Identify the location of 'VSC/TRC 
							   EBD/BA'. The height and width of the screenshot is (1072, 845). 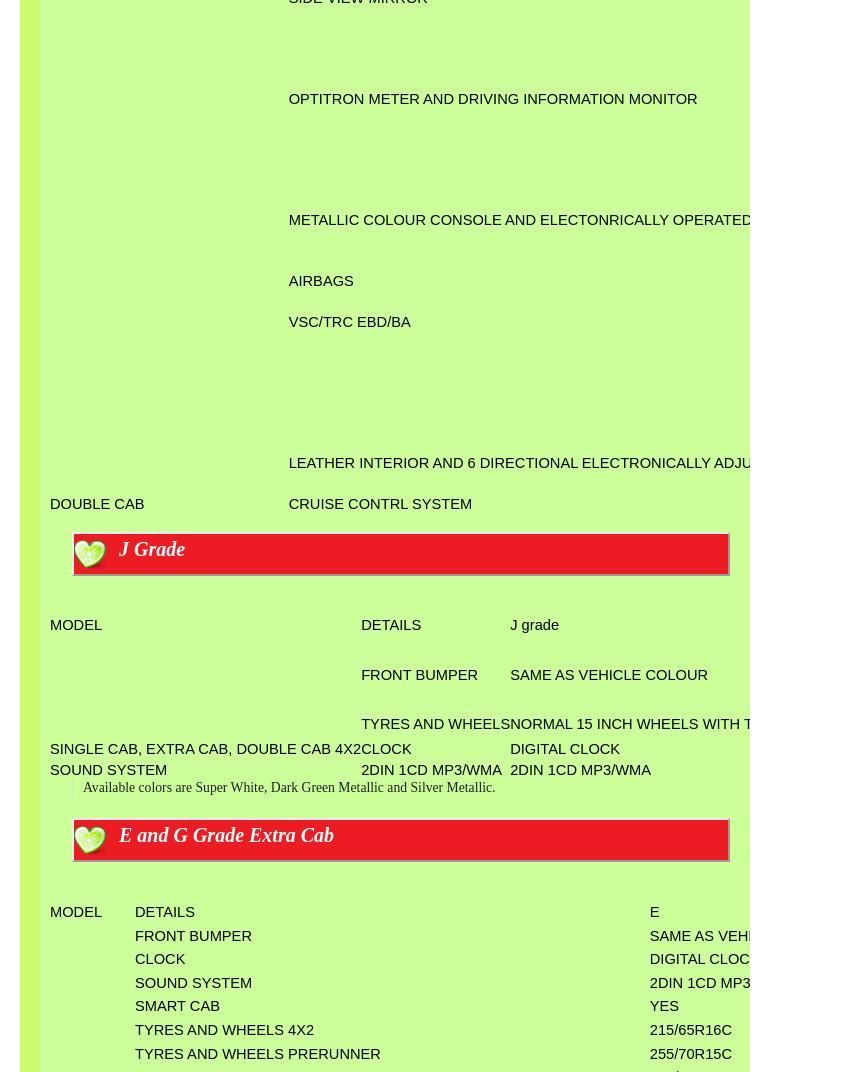
(347, 319).